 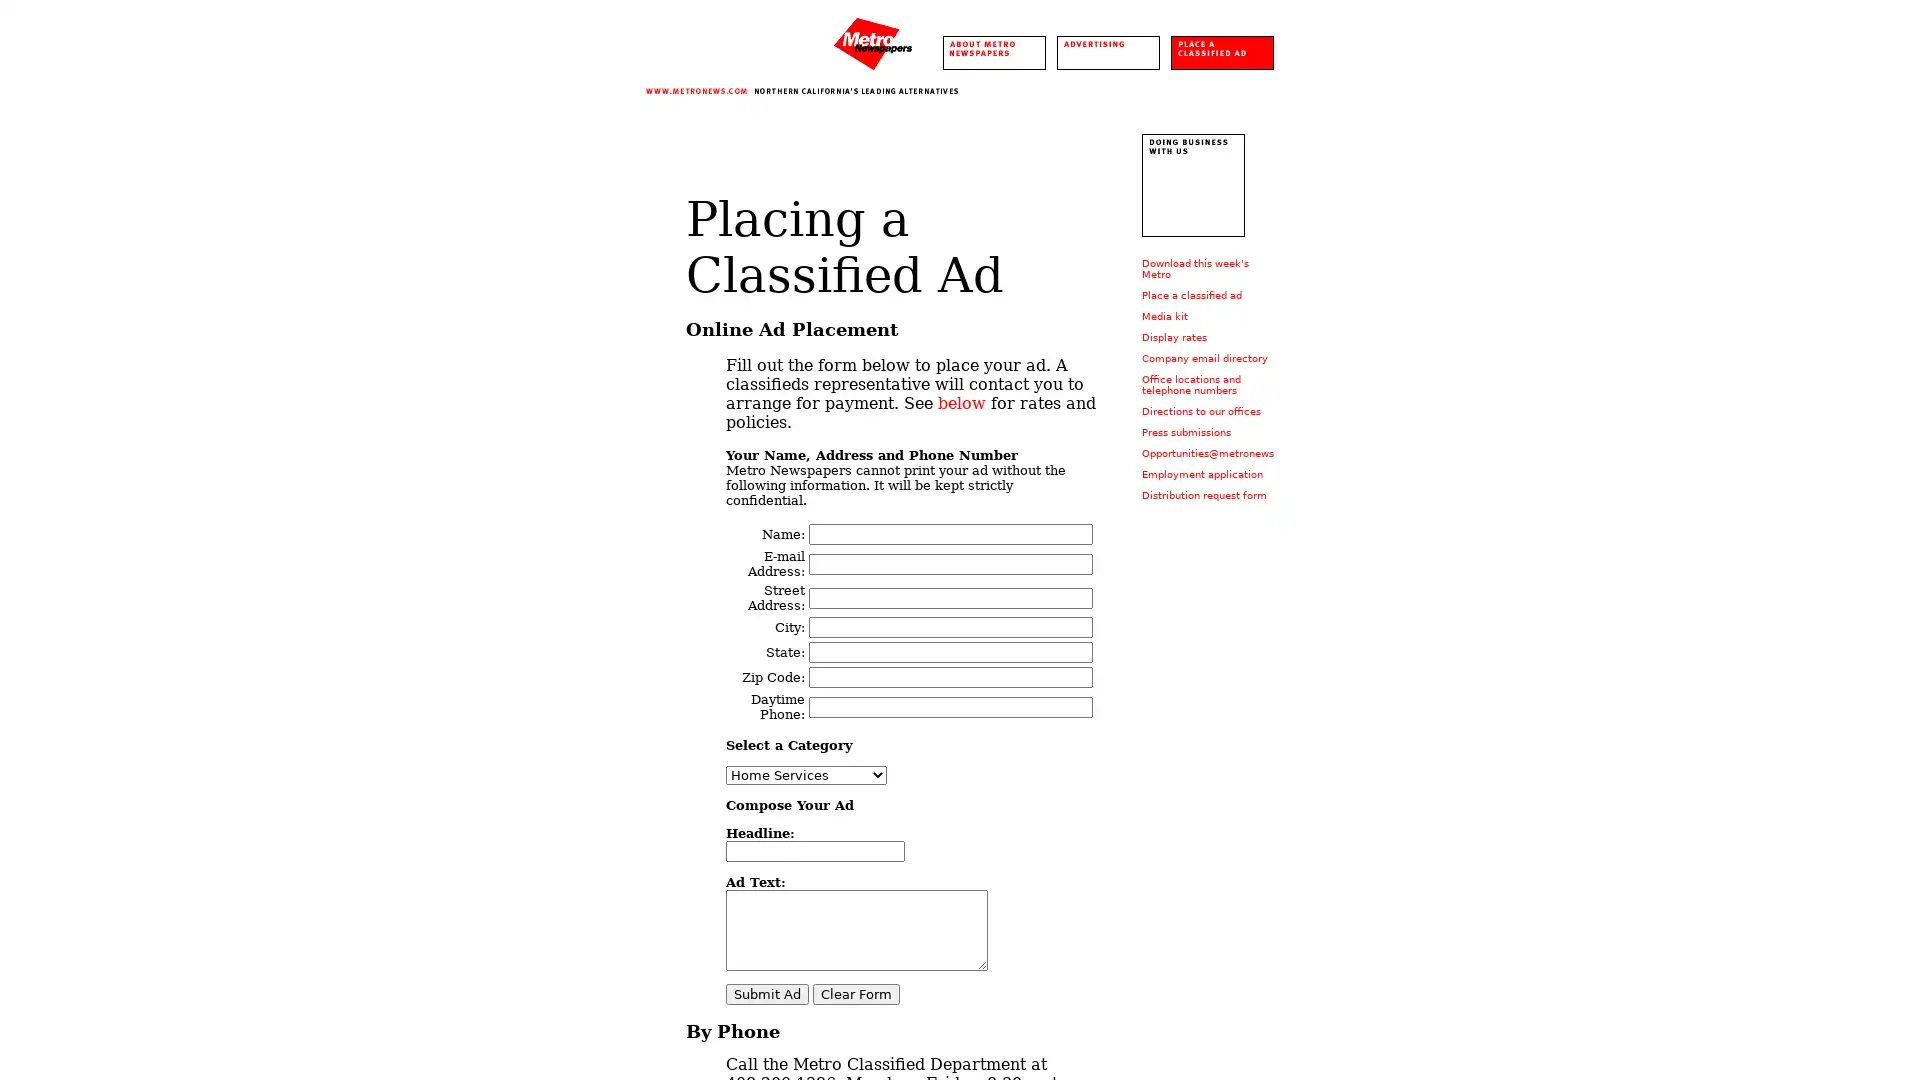 What do you see at coordinates (856, 994) in the screenshot?
I see `Clear Form` at bounding box center [856, 994].